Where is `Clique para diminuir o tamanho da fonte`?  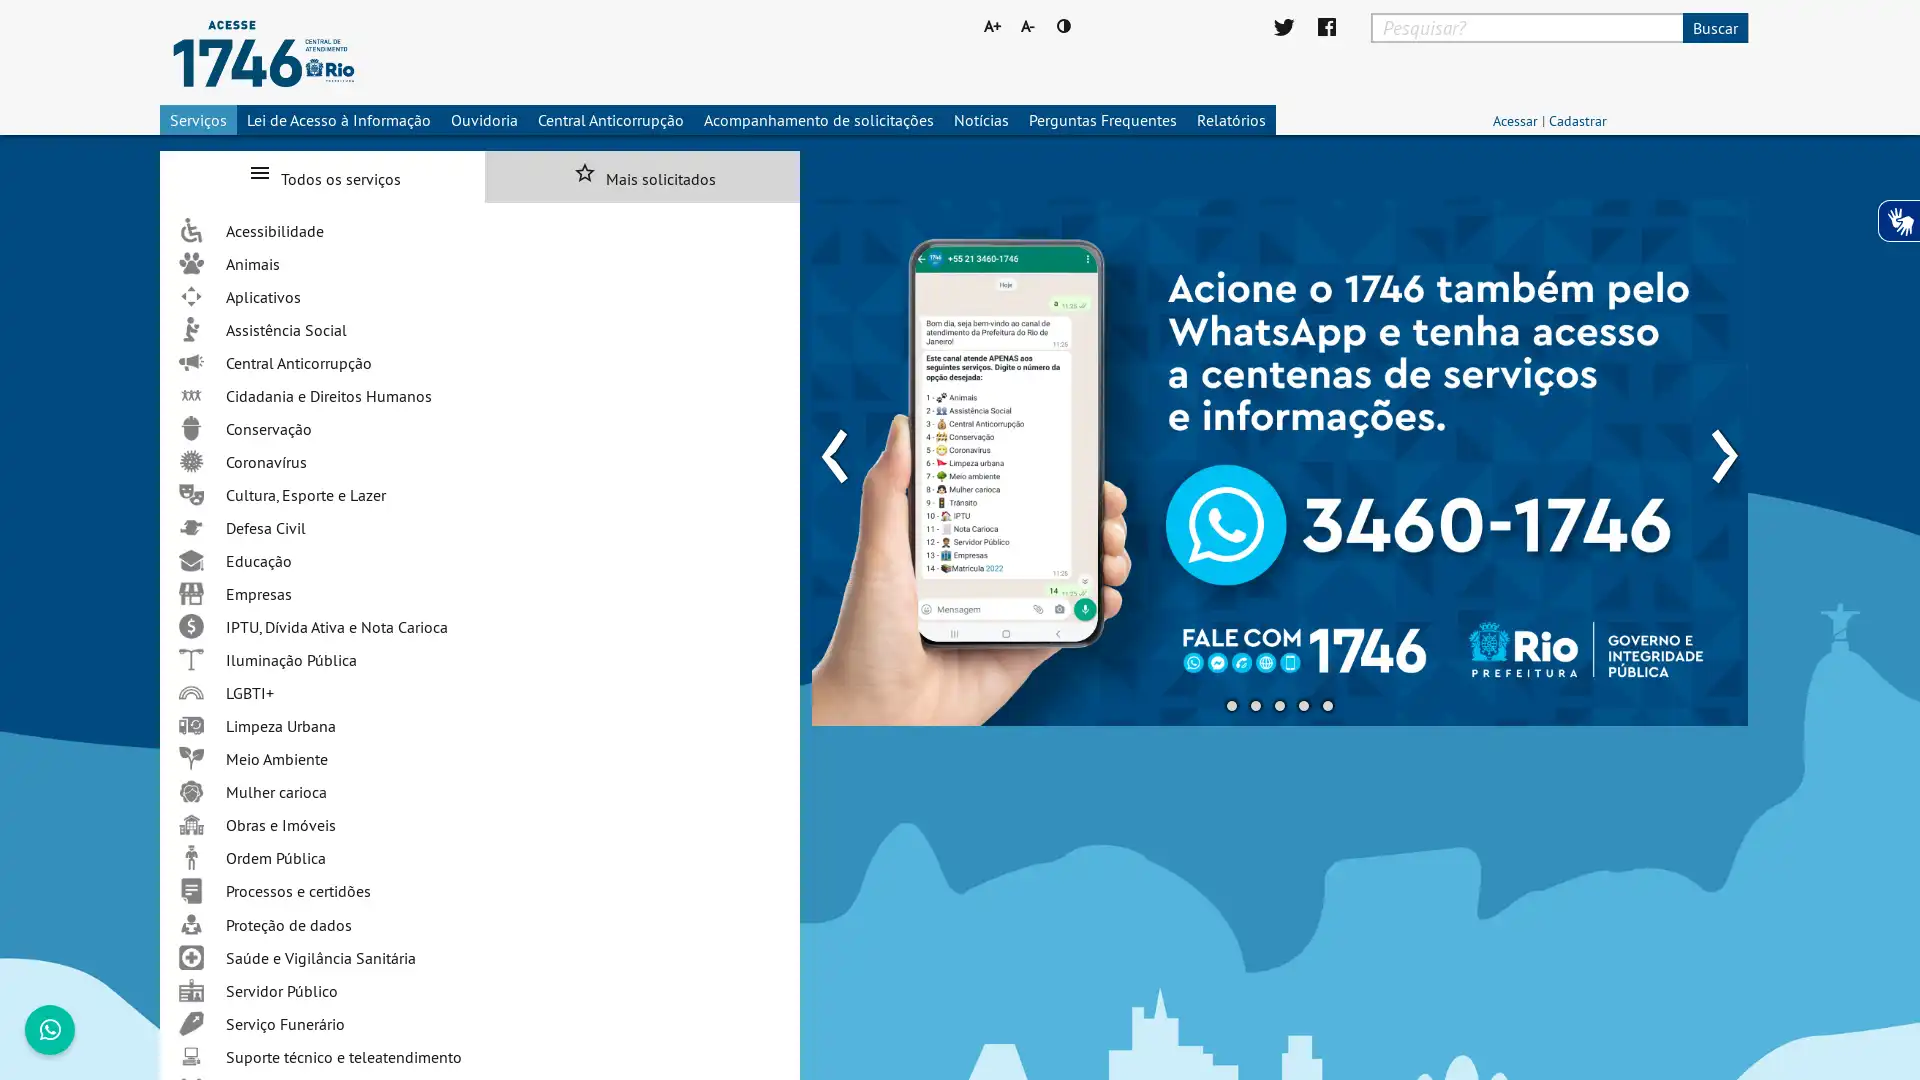
Clique para diminuir o tamanho da fonte is located at coordinates (1028, 26).